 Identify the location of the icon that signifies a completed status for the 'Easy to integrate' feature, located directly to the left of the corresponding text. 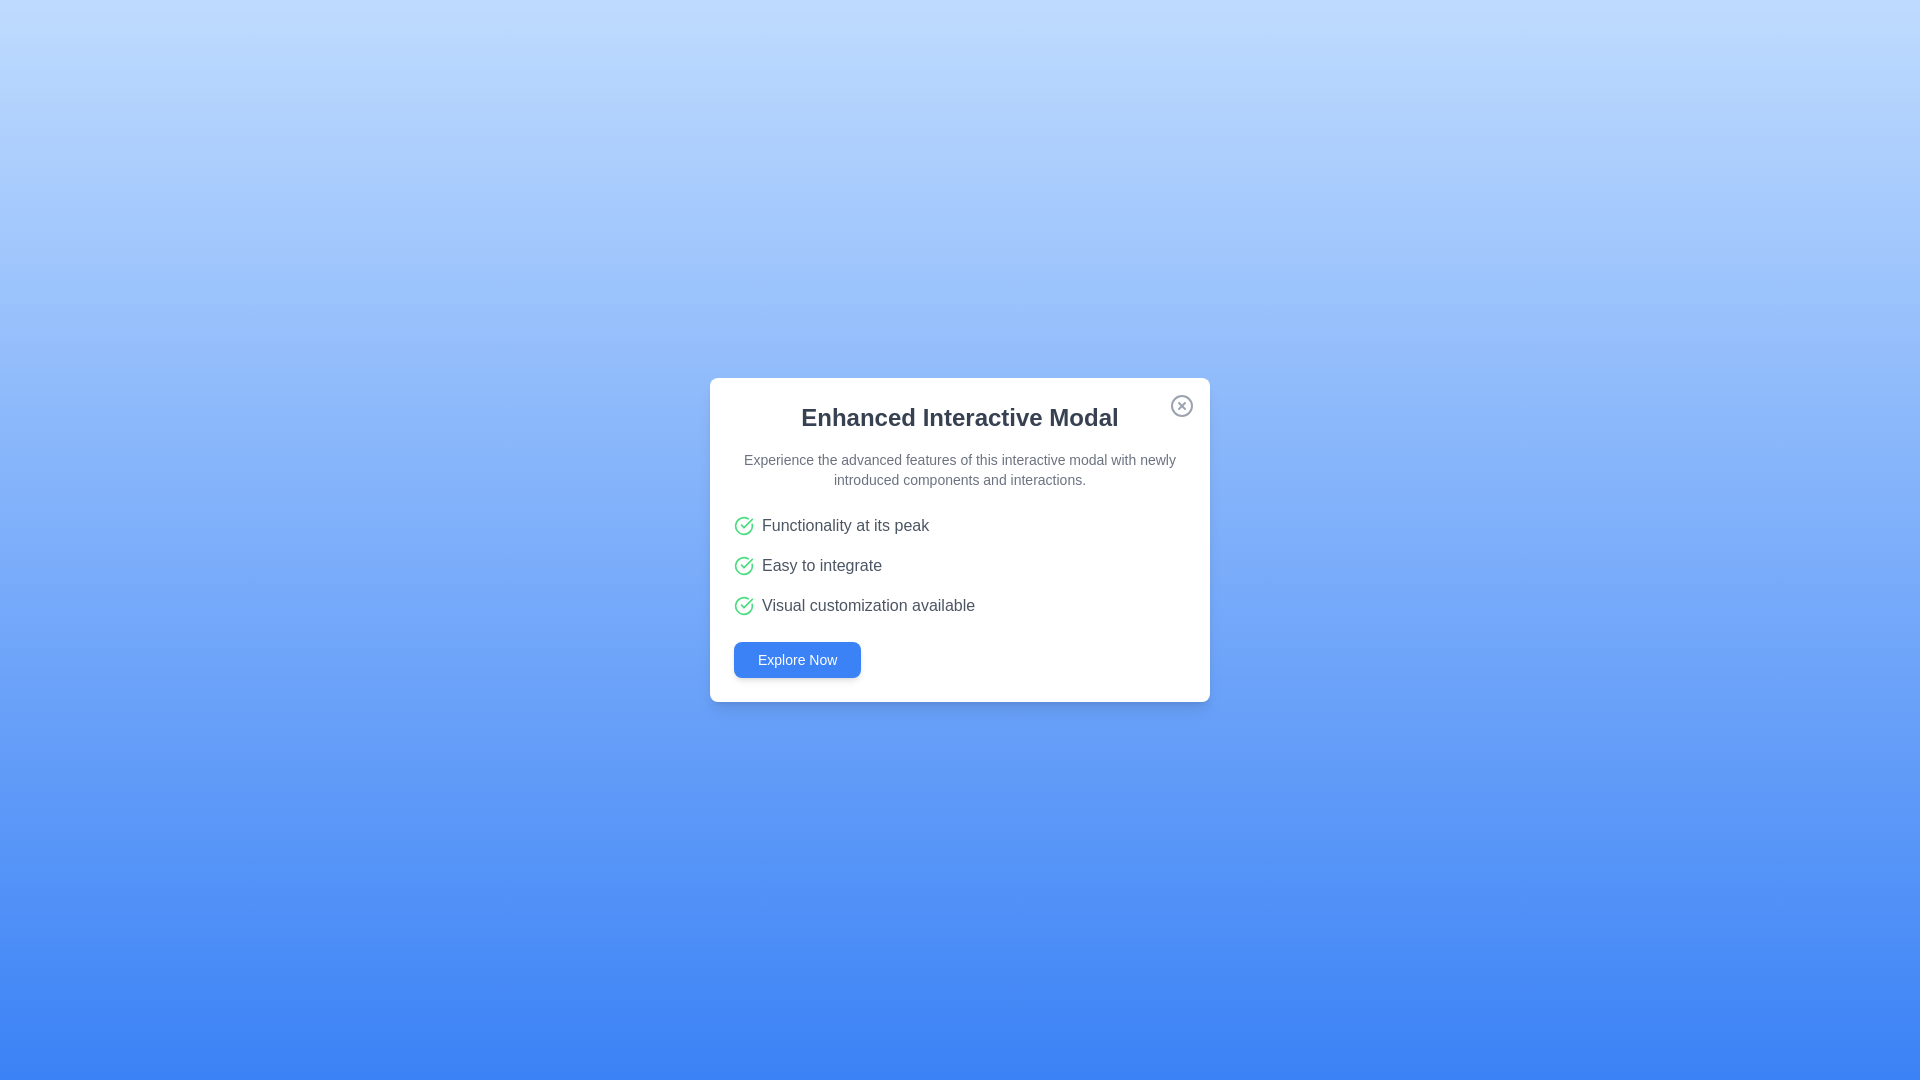
(743, 566).